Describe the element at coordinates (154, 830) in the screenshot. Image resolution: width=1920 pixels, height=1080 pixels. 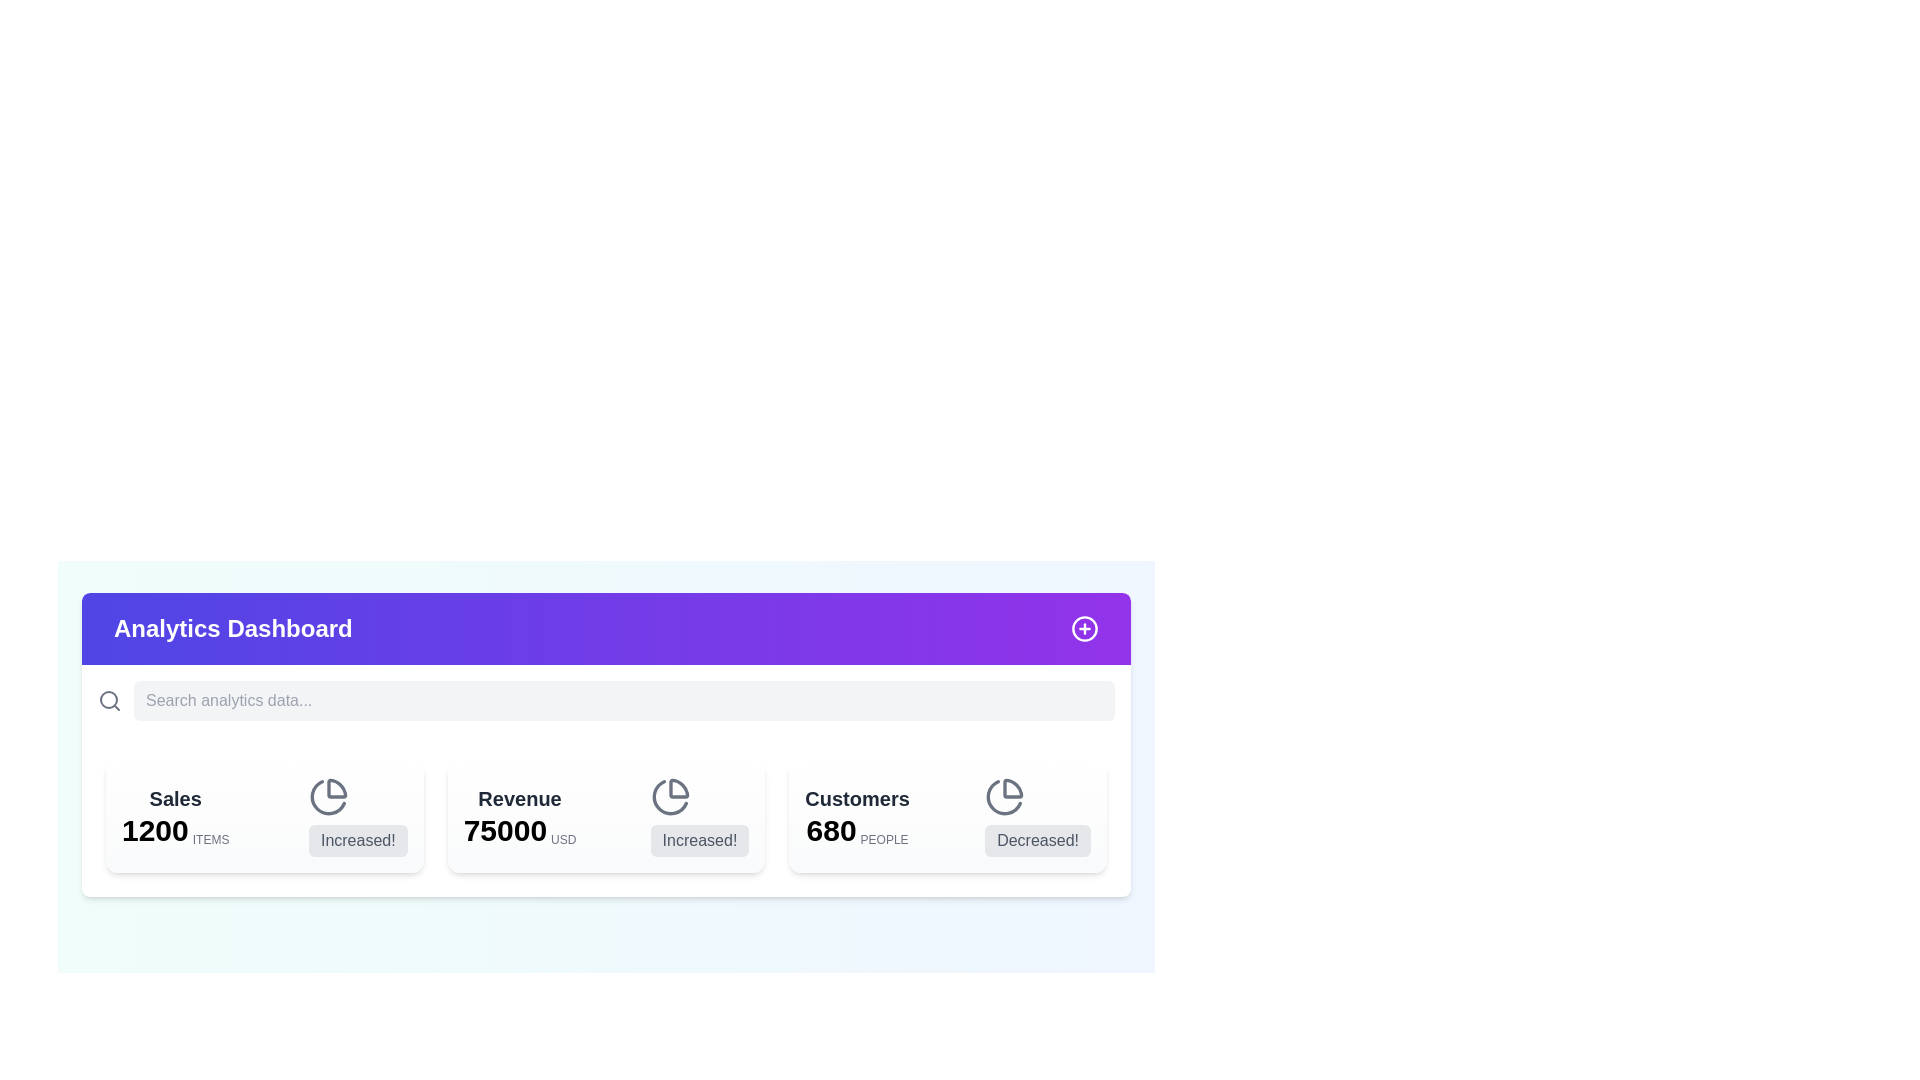
I see `the text displaying the number '1200' which is located below 'Sales' and to the left of 'ITEMS' in the top-left quadrant of the dashboard` at that location.